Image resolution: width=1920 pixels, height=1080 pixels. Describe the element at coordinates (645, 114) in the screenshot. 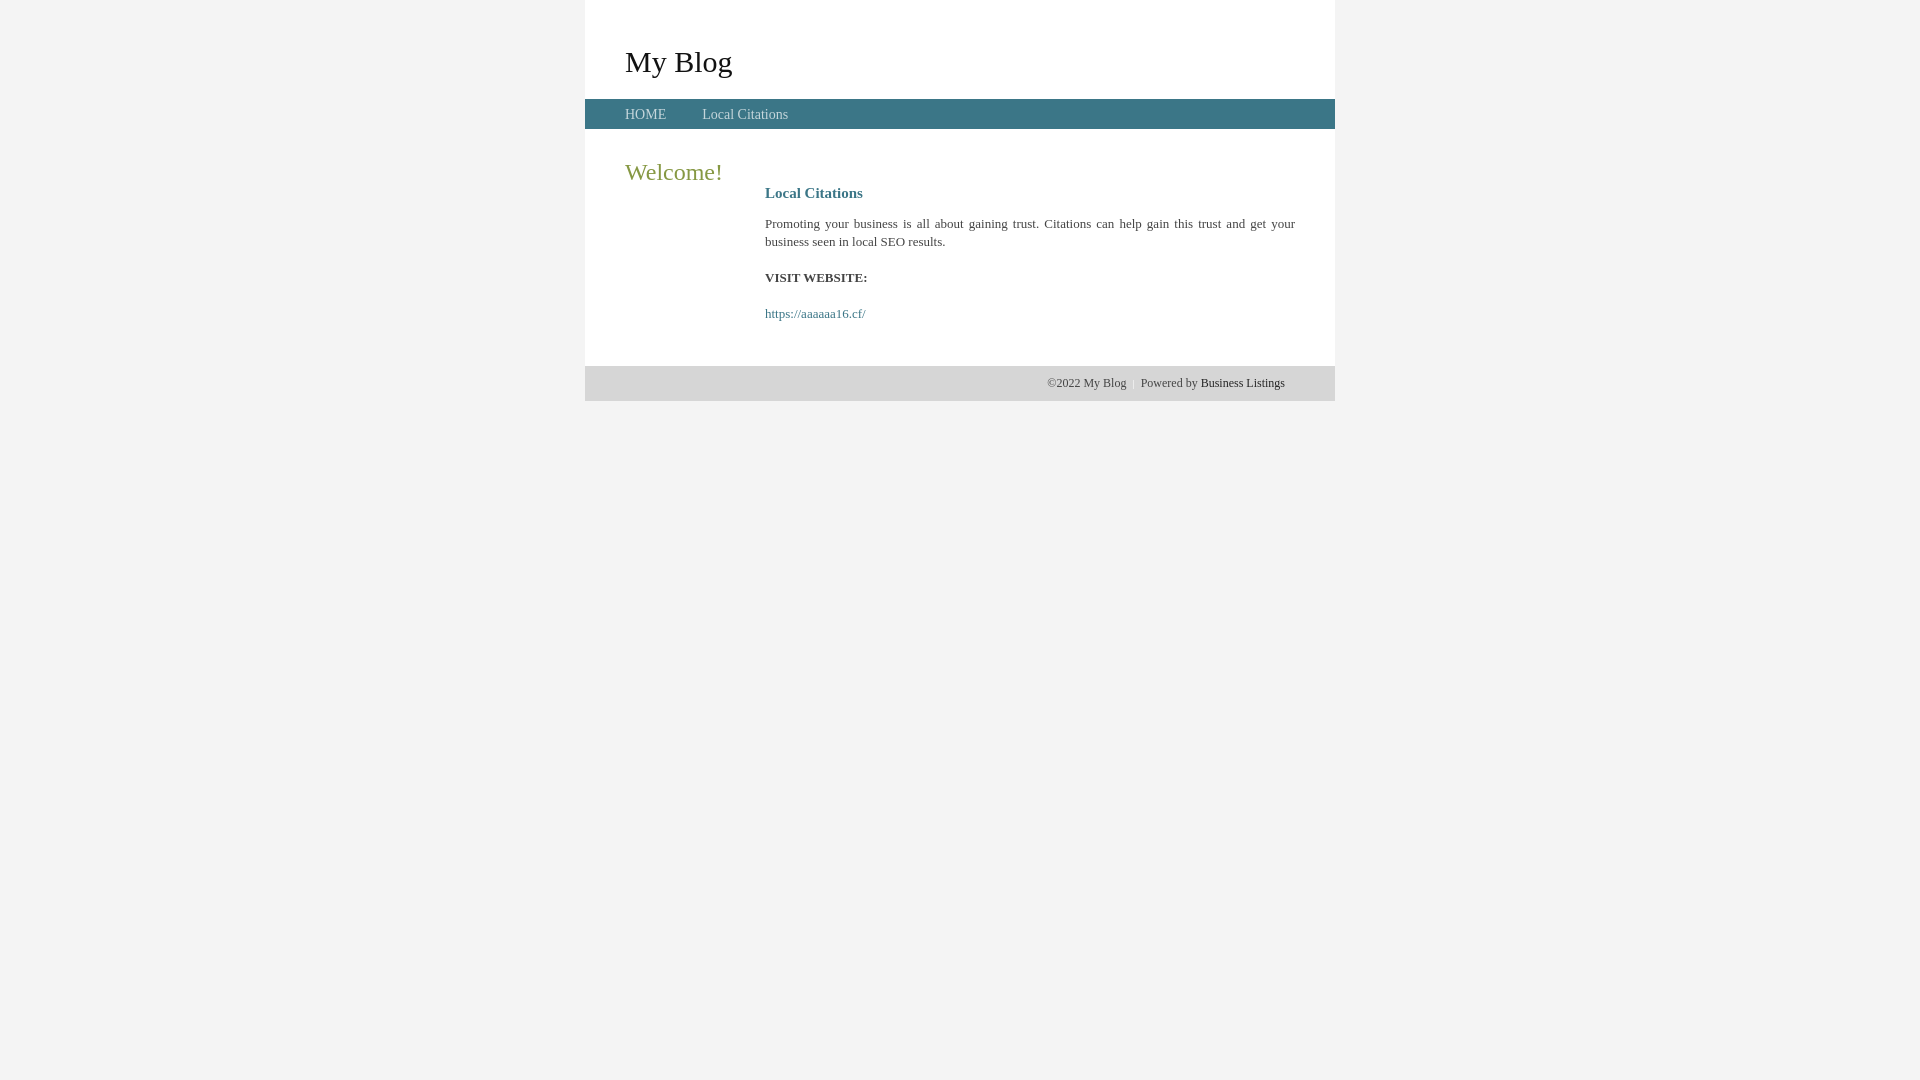

I see `'HOME'` at that location.